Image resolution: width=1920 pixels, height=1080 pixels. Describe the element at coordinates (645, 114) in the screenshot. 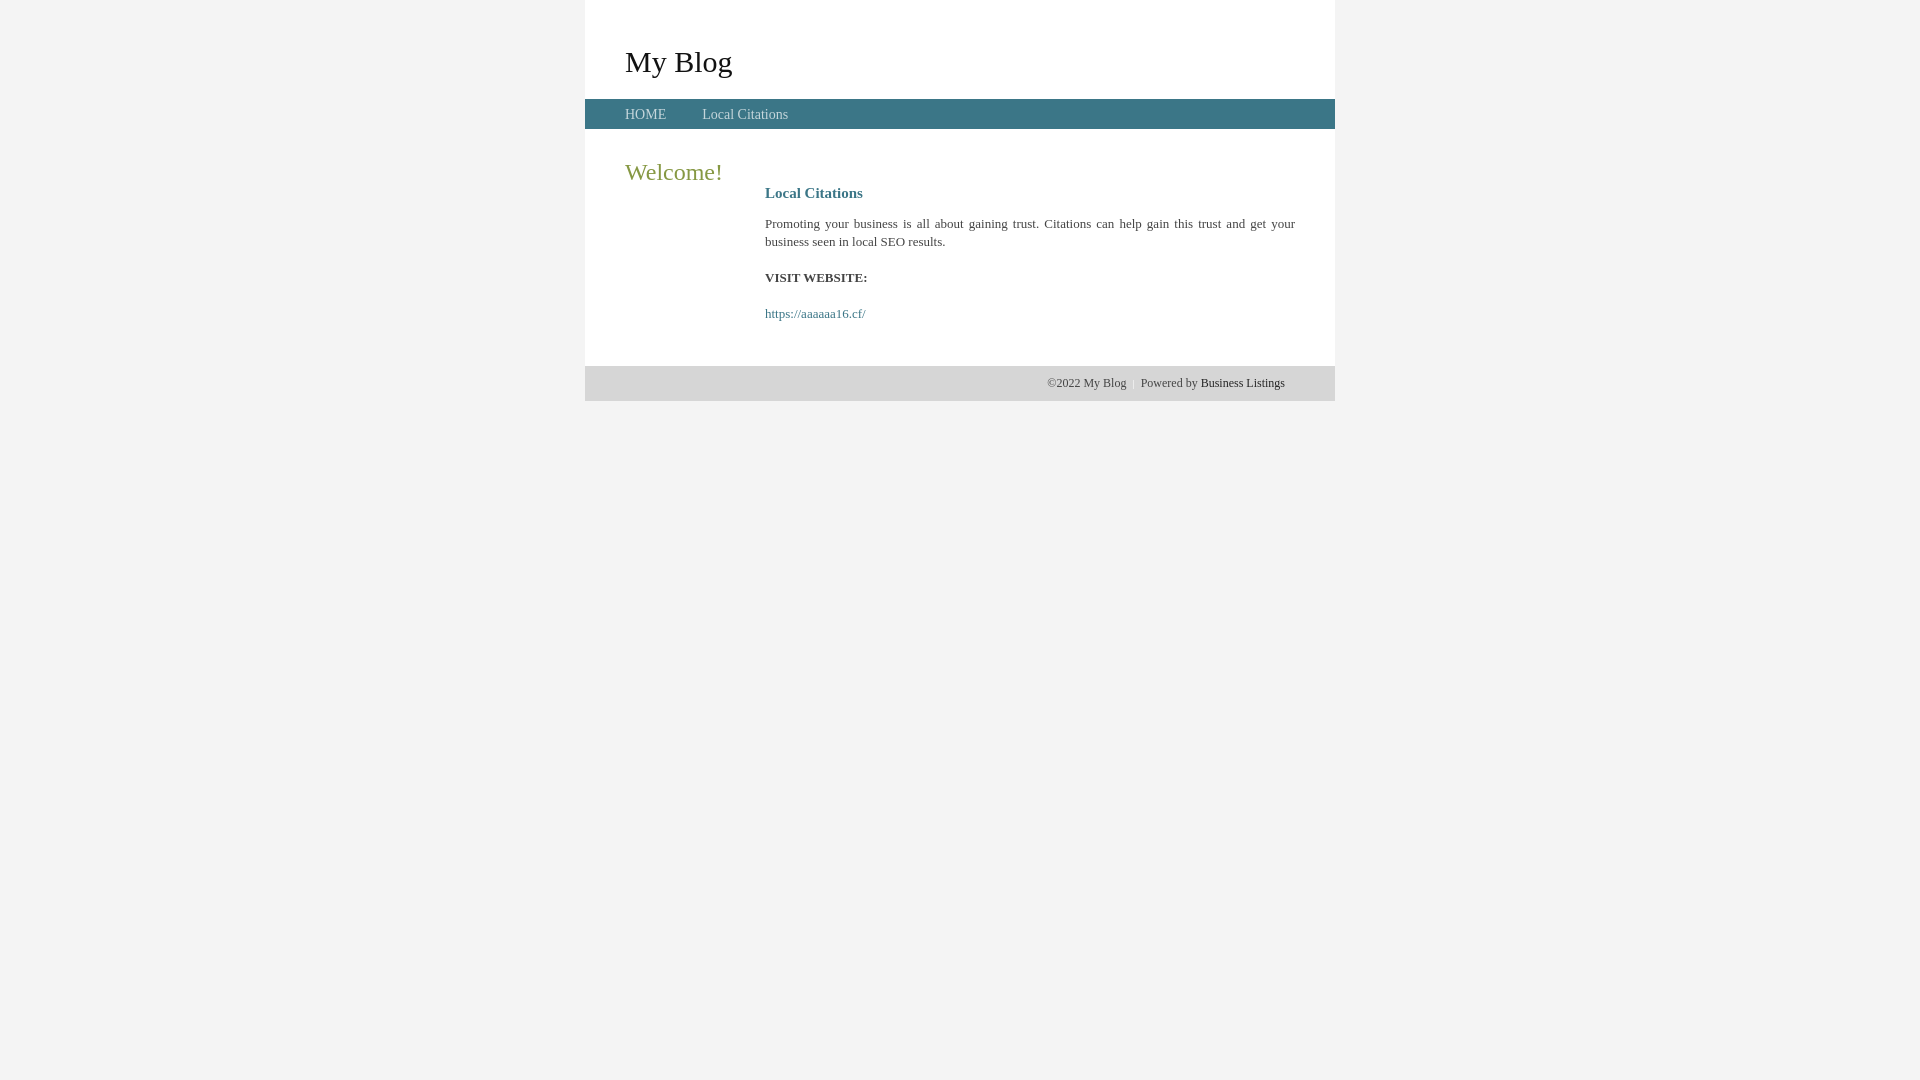

I see `'HOME'` at that location.